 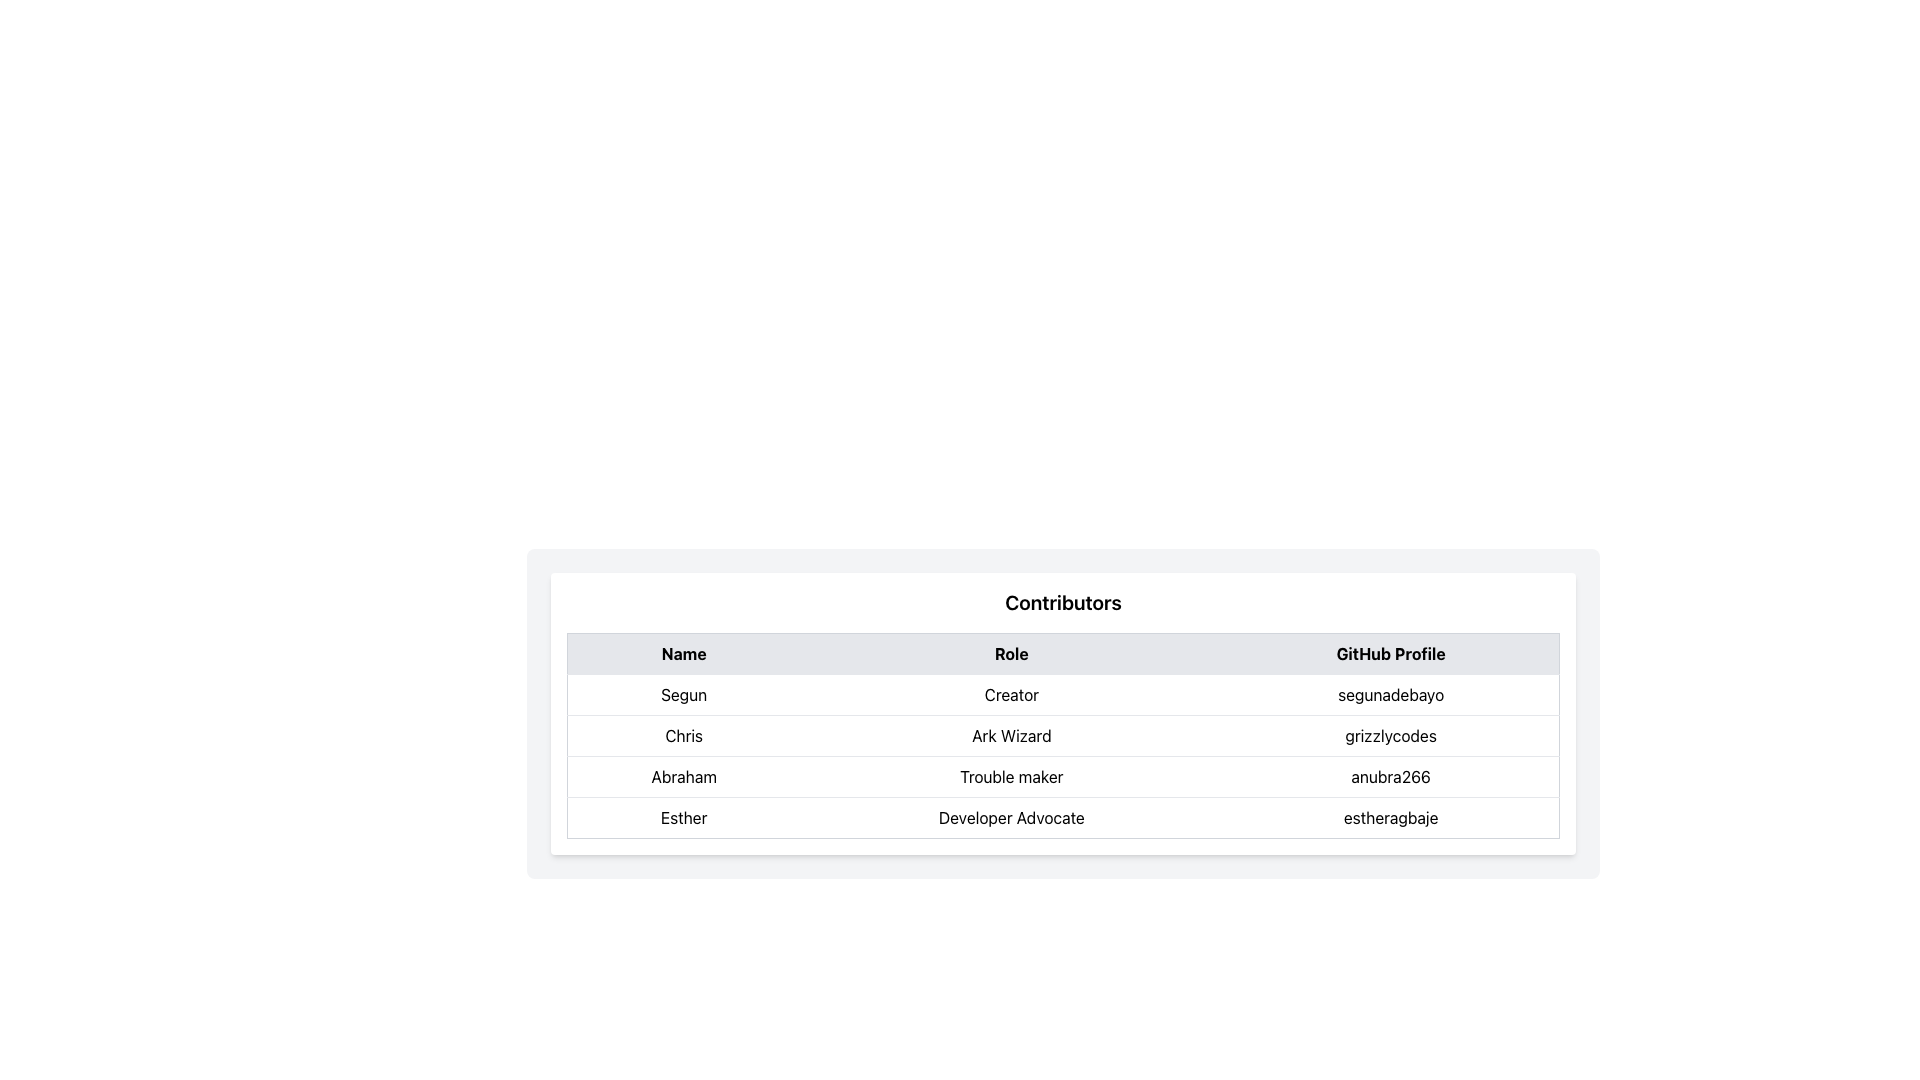 I want to click on the display field representing the GitHub profile handle for 'Chris' located in the third cell of the second row in the 'GitHub Profile' column, so click(x=1390, y=736).